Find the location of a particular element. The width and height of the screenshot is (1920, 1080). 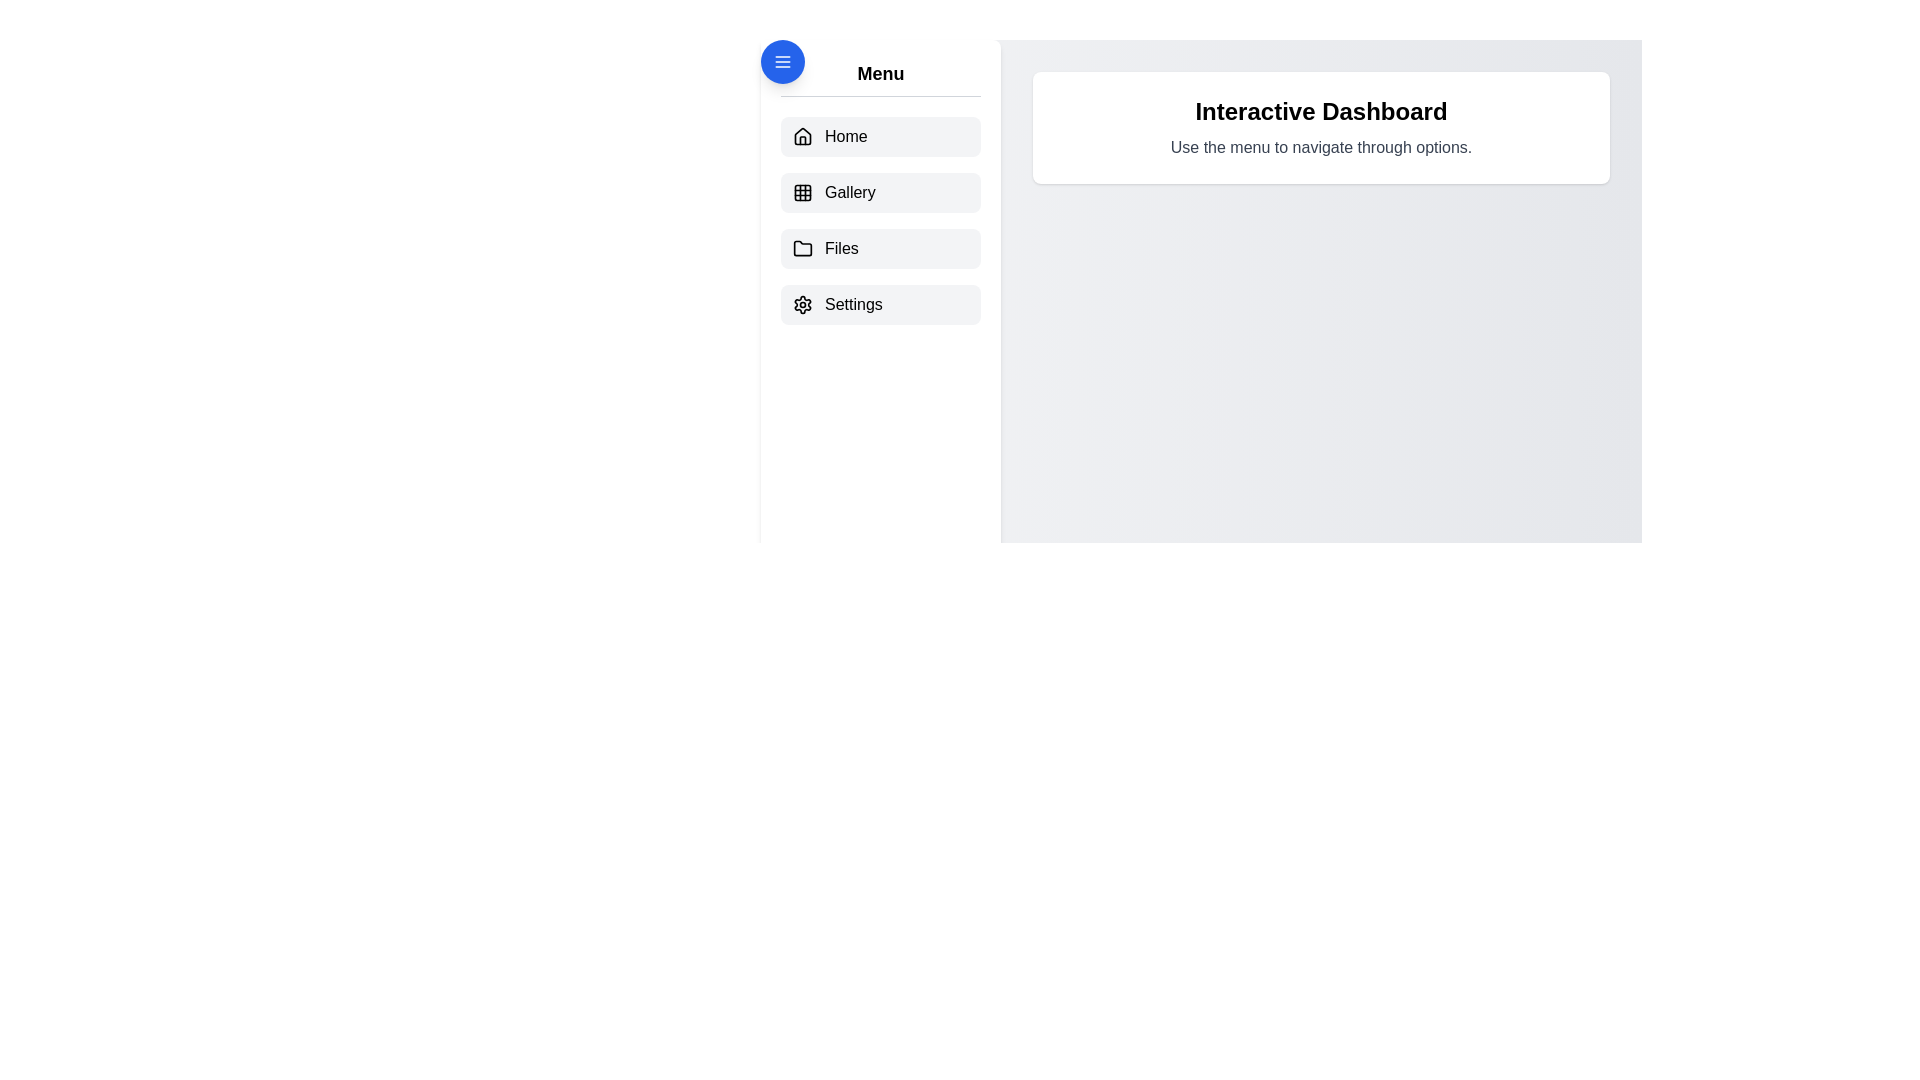

the menu item Settings is located at coordinates (880, 304).